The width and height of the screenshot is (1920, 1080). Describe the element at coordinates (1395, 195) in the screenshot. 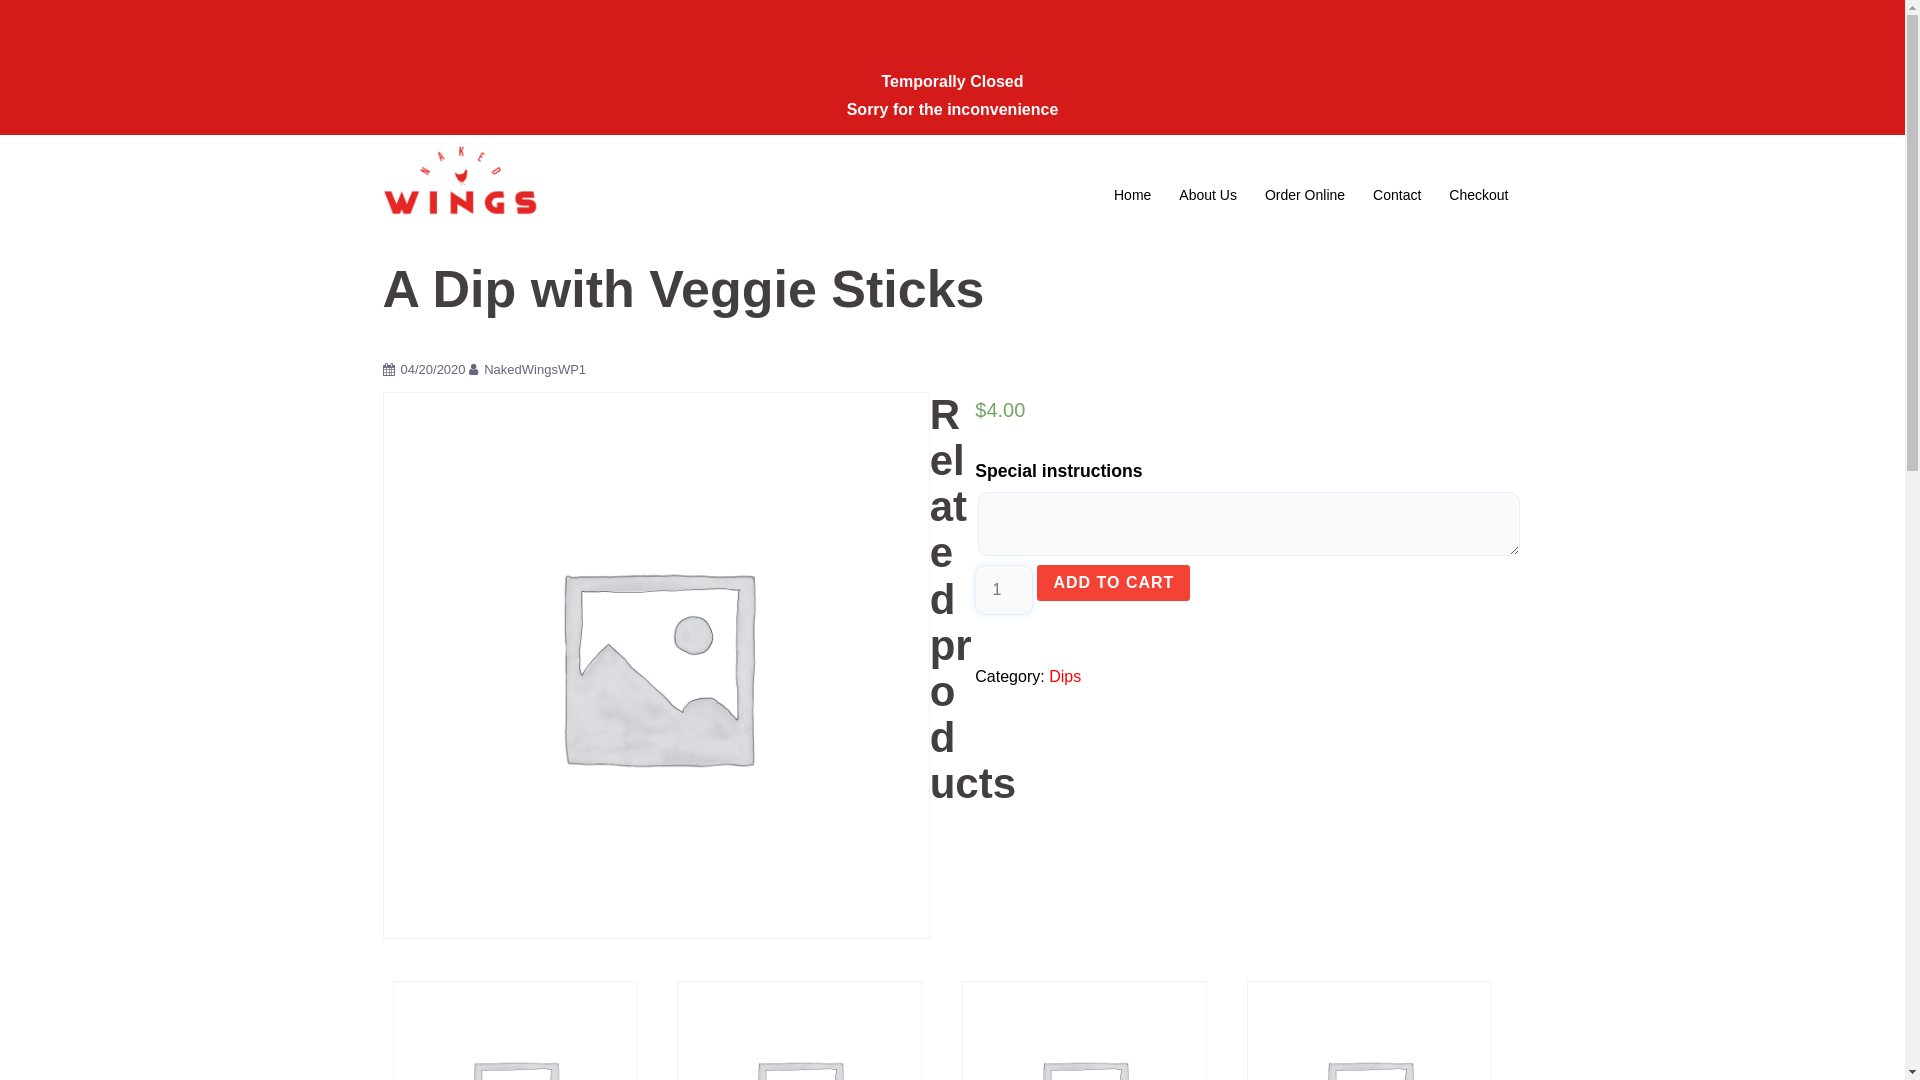

I see `'Contact'` at that location.